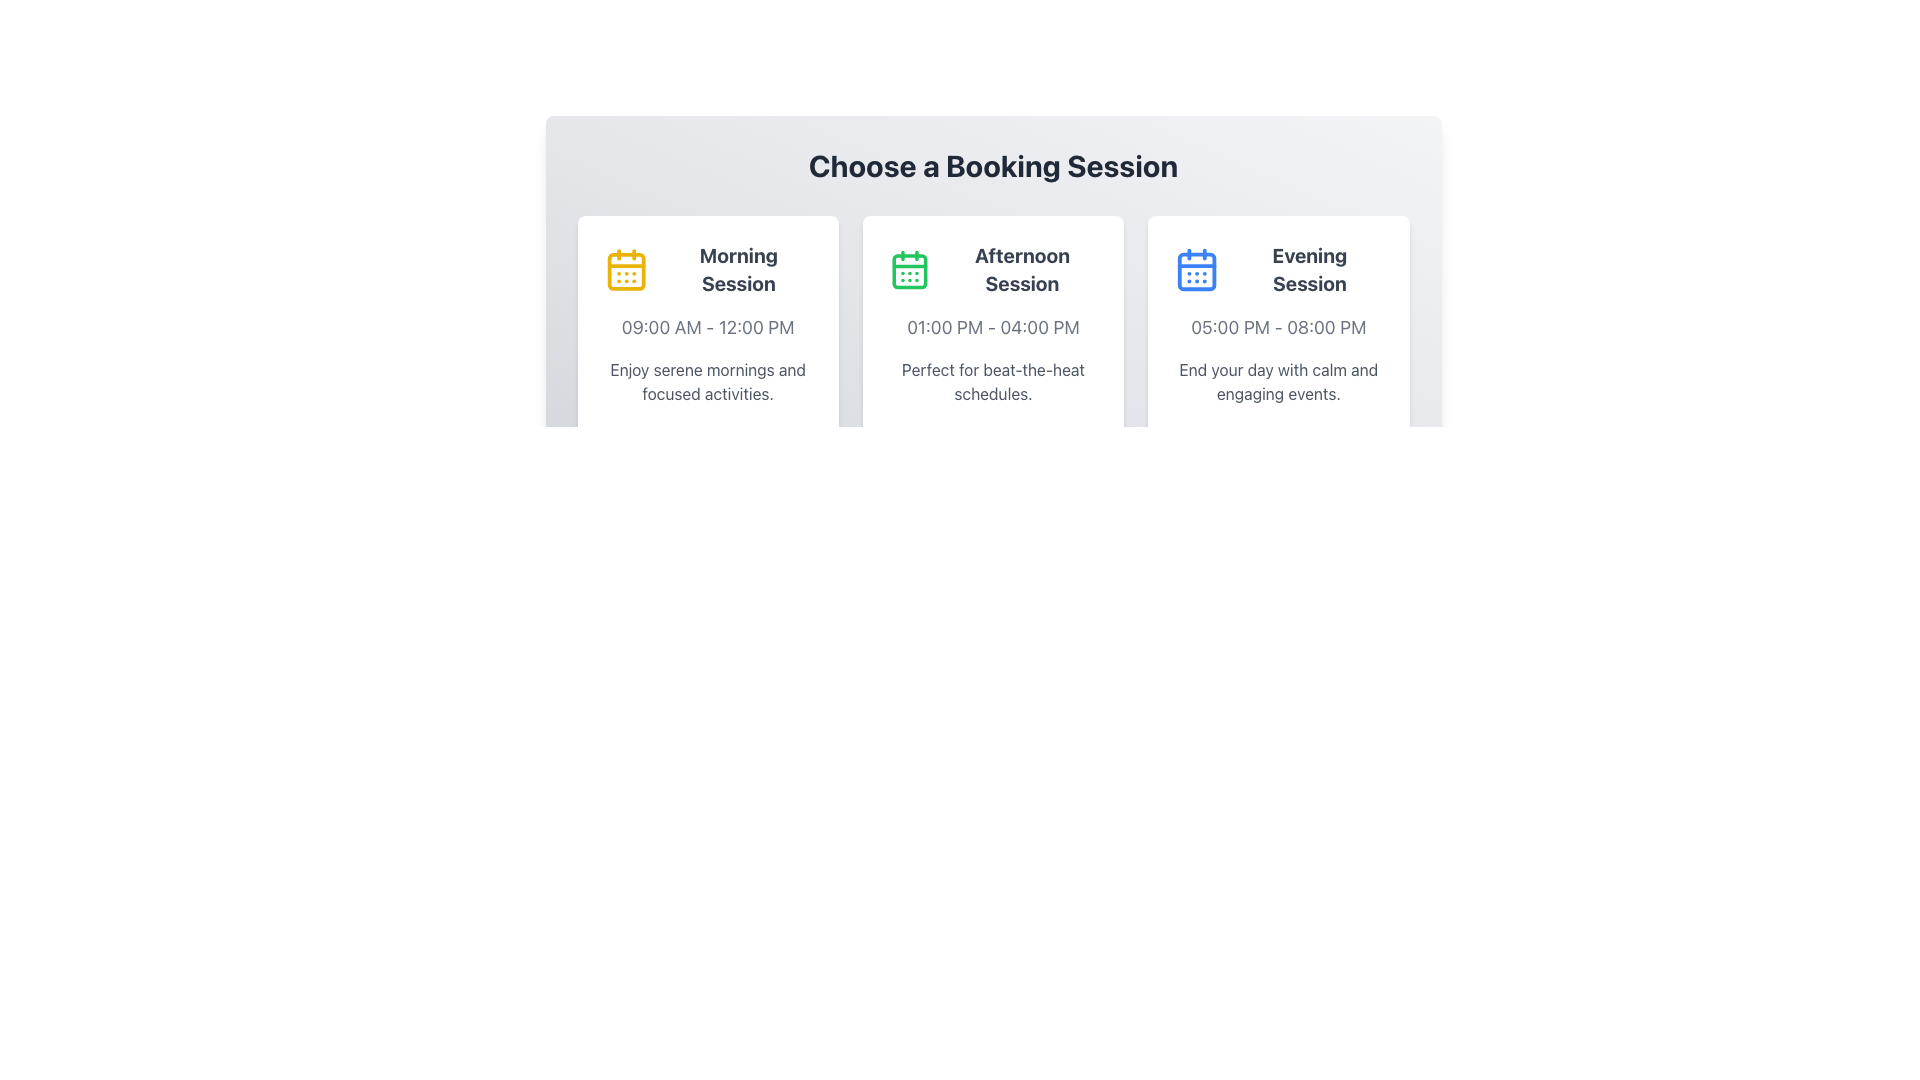 This screenshot has height=1080, width=1920. I want to click on text from the 'Morning Session' label, which is displayed in bold, large dark gray font and is centrally located in the first column of the session options, so click(737, 270).